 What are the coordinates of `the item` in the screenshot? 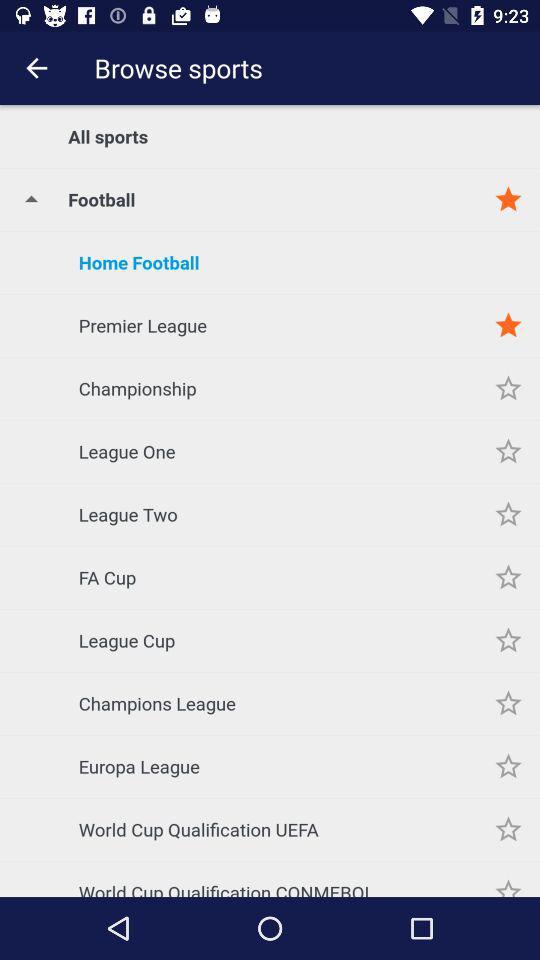 It's located at (508, 387).